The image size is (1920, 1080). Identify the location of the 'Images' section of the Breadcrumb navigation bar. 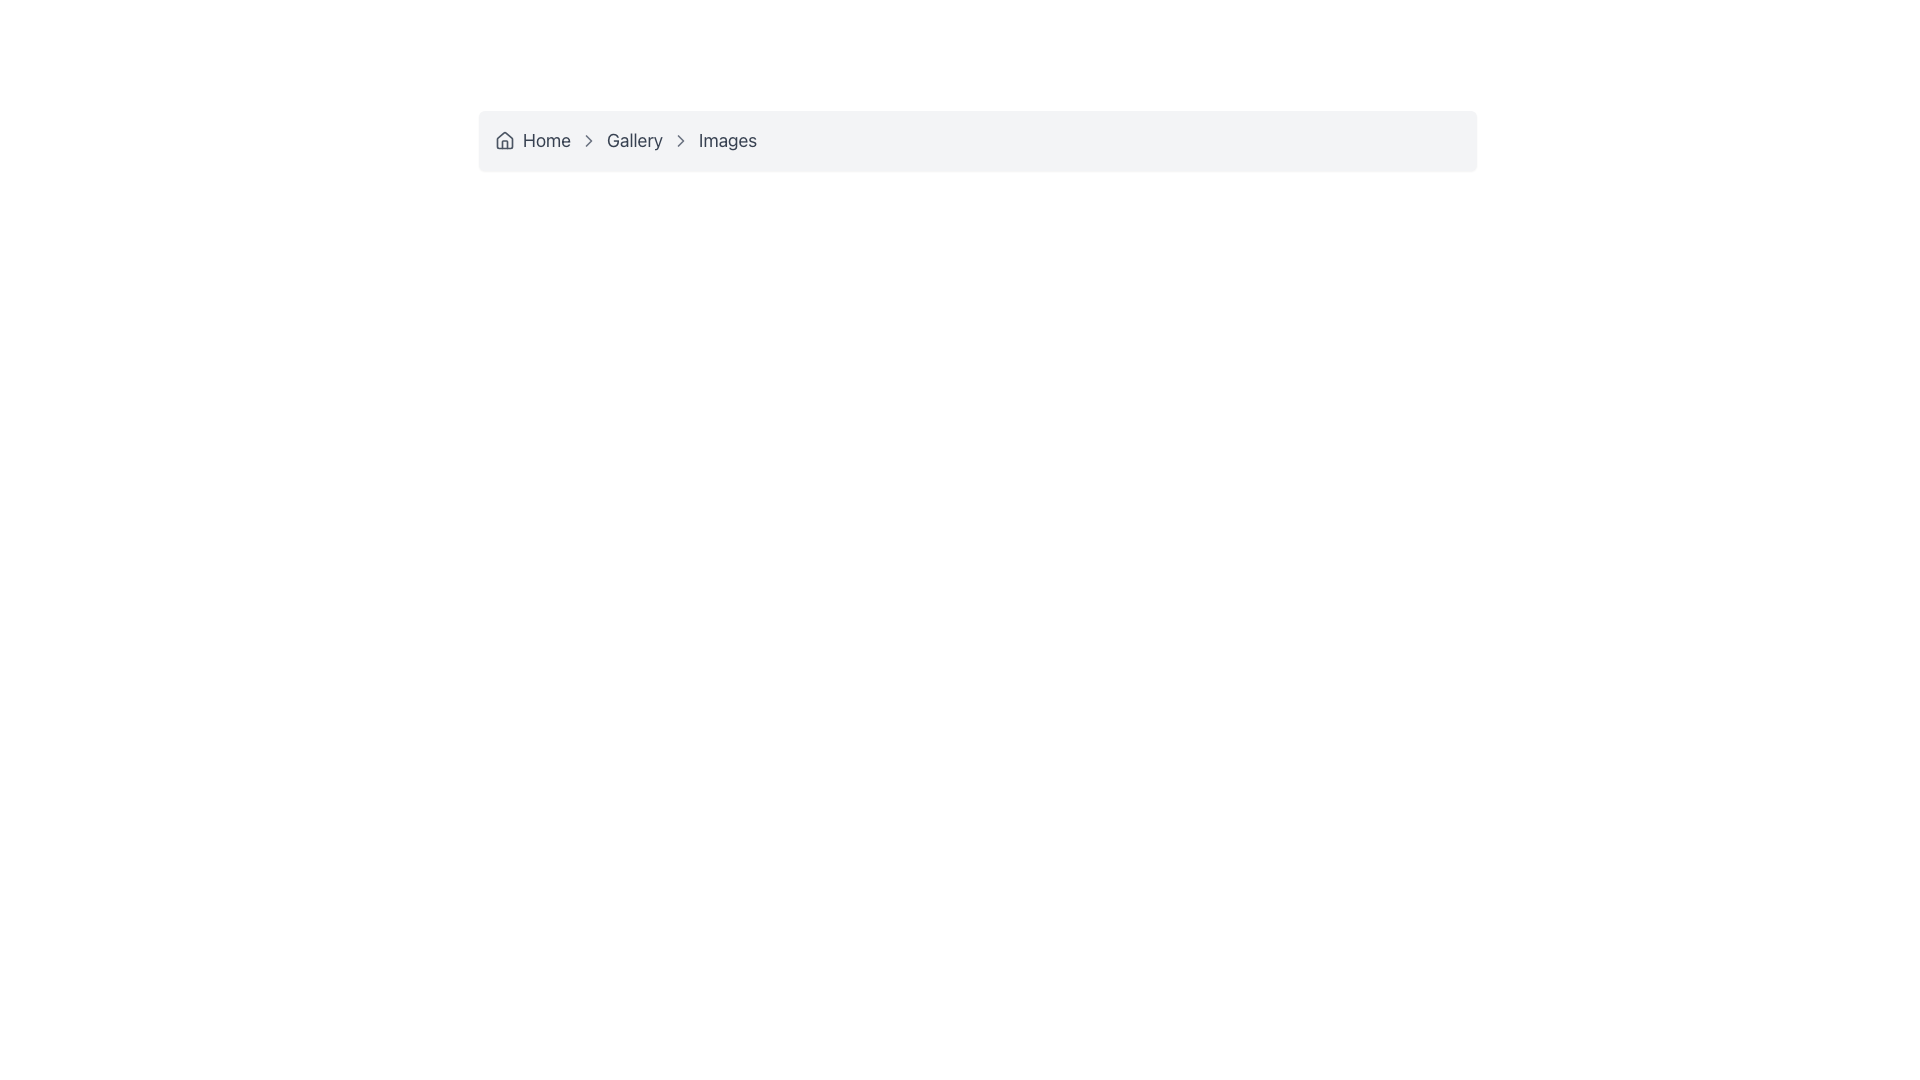
(978, 140).